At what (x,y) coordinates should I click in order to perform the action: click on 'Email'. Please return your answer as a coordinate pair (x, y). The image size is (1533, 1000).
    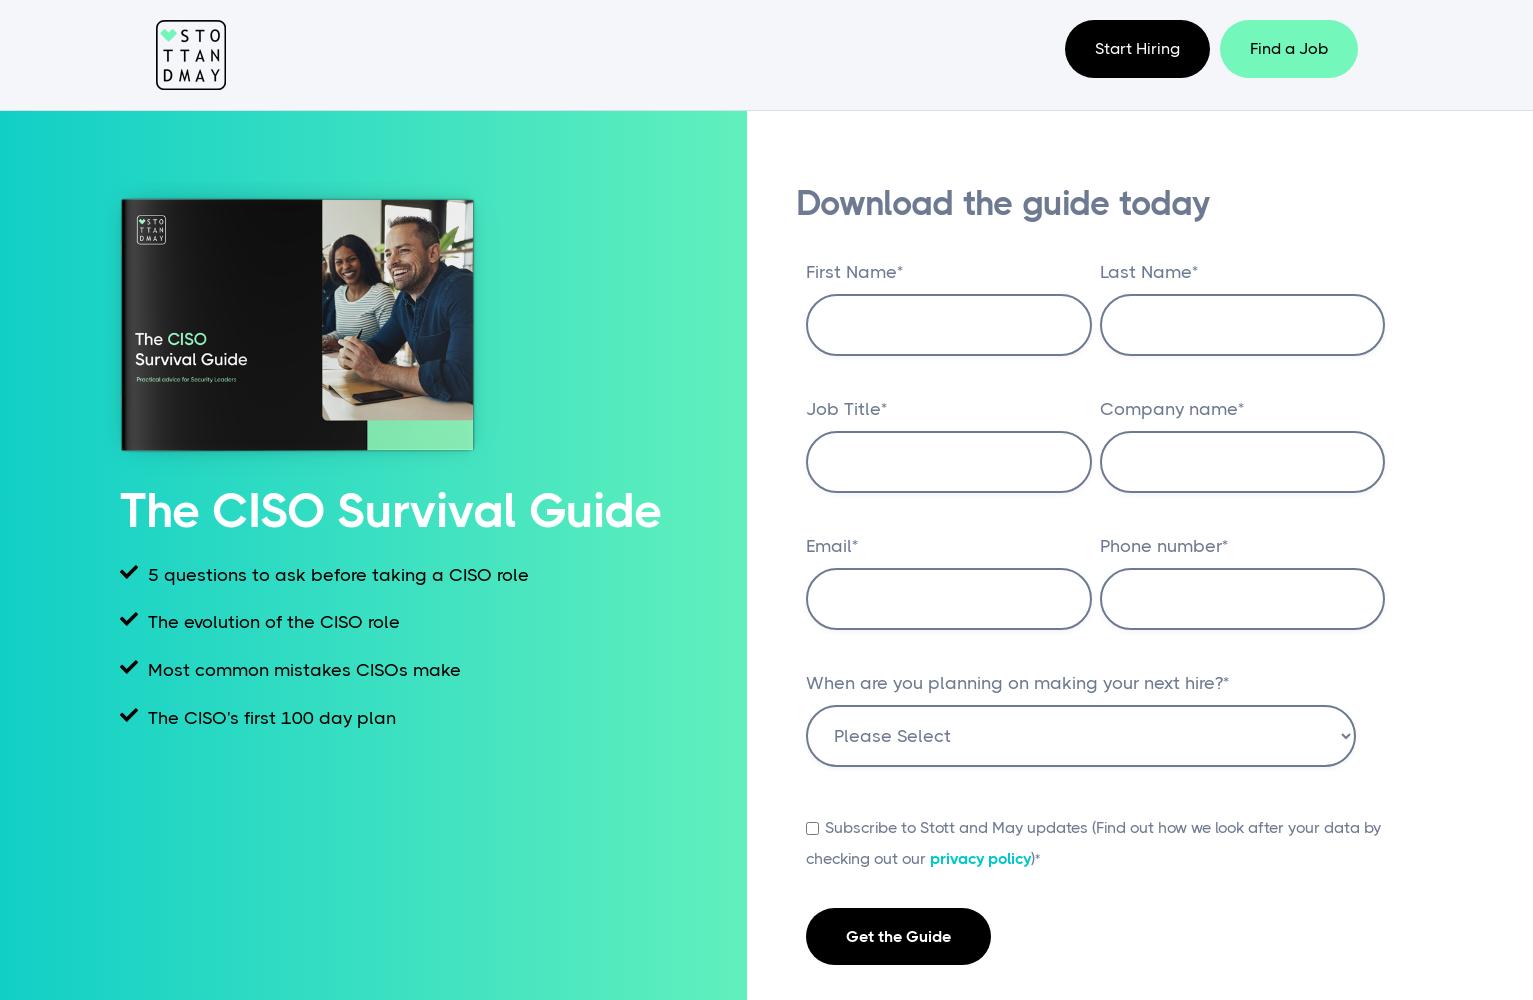
    Looking at the image, I should click on (828, 546).